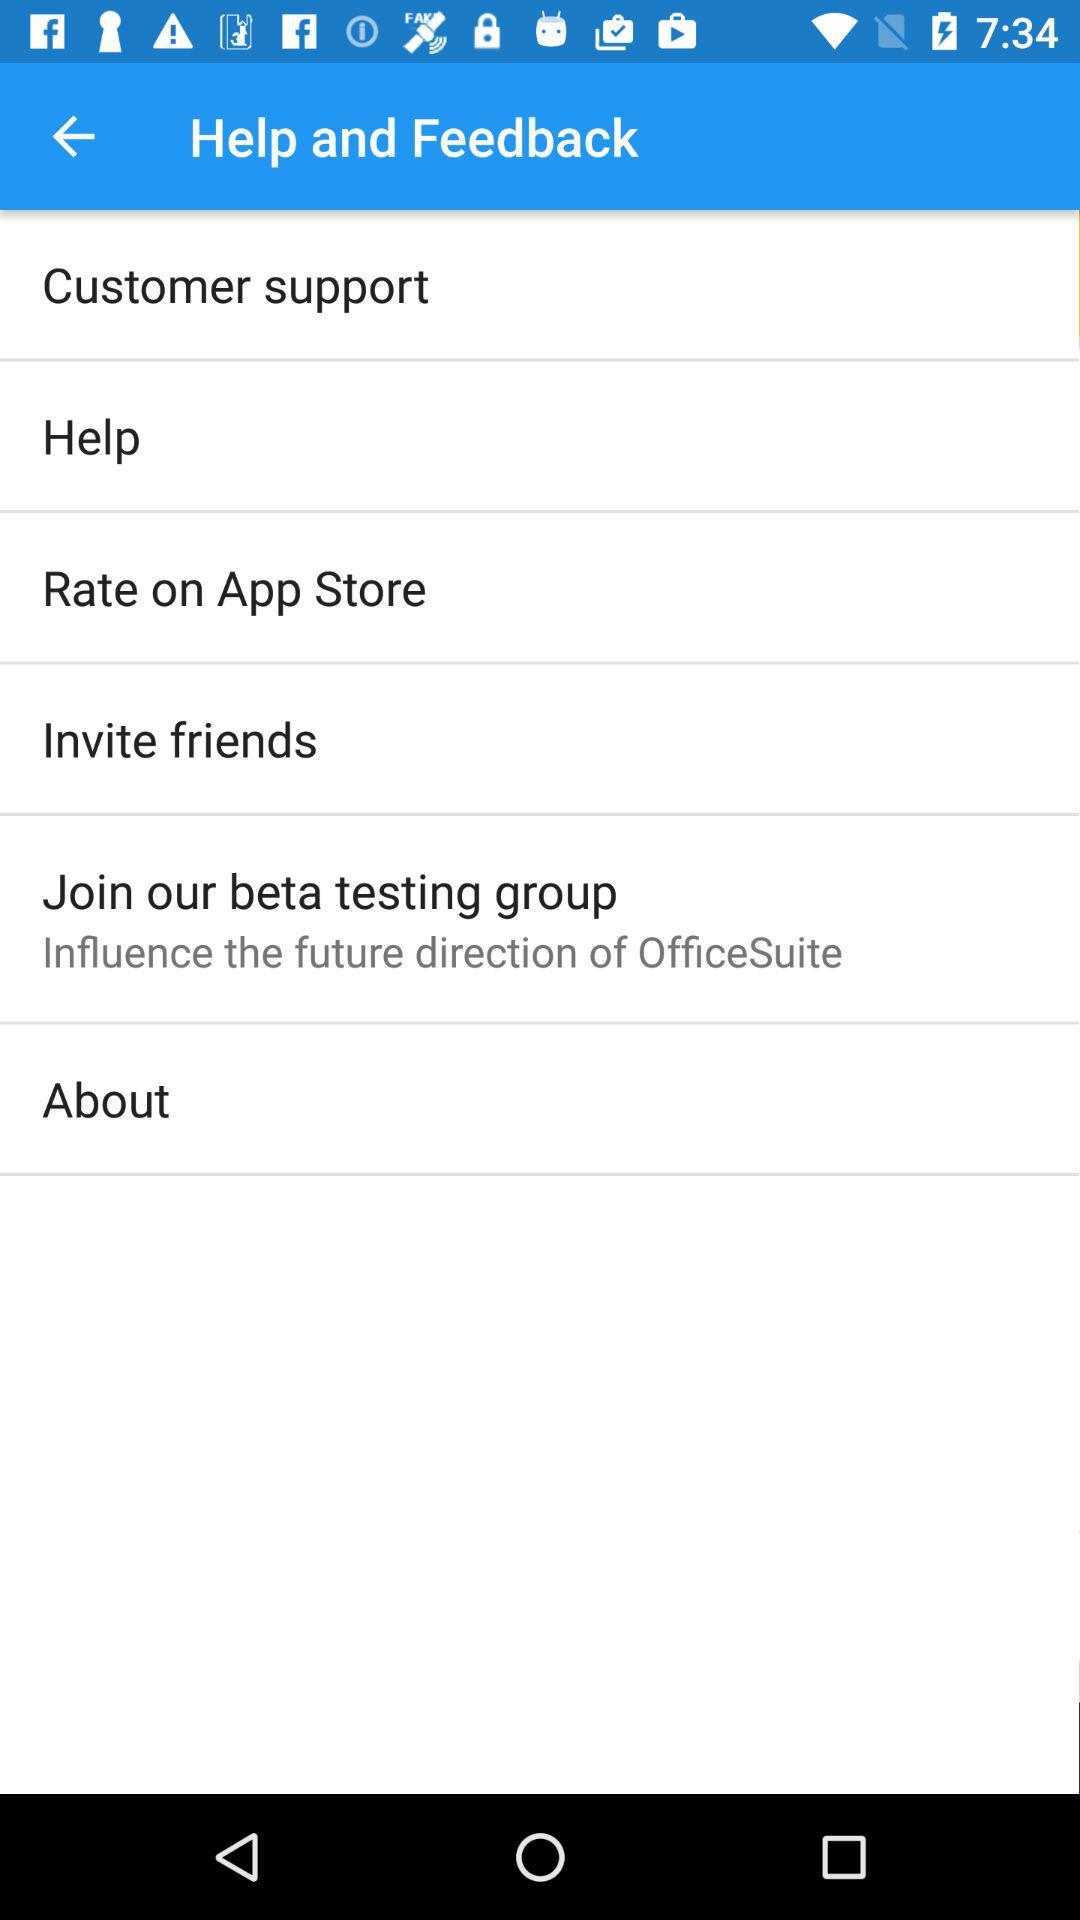 Image resolution: width=1080 pixels, height=1920 pixels. Describe the element at coordinates (72, 135) in the screenshot. I see `go back` at that location.